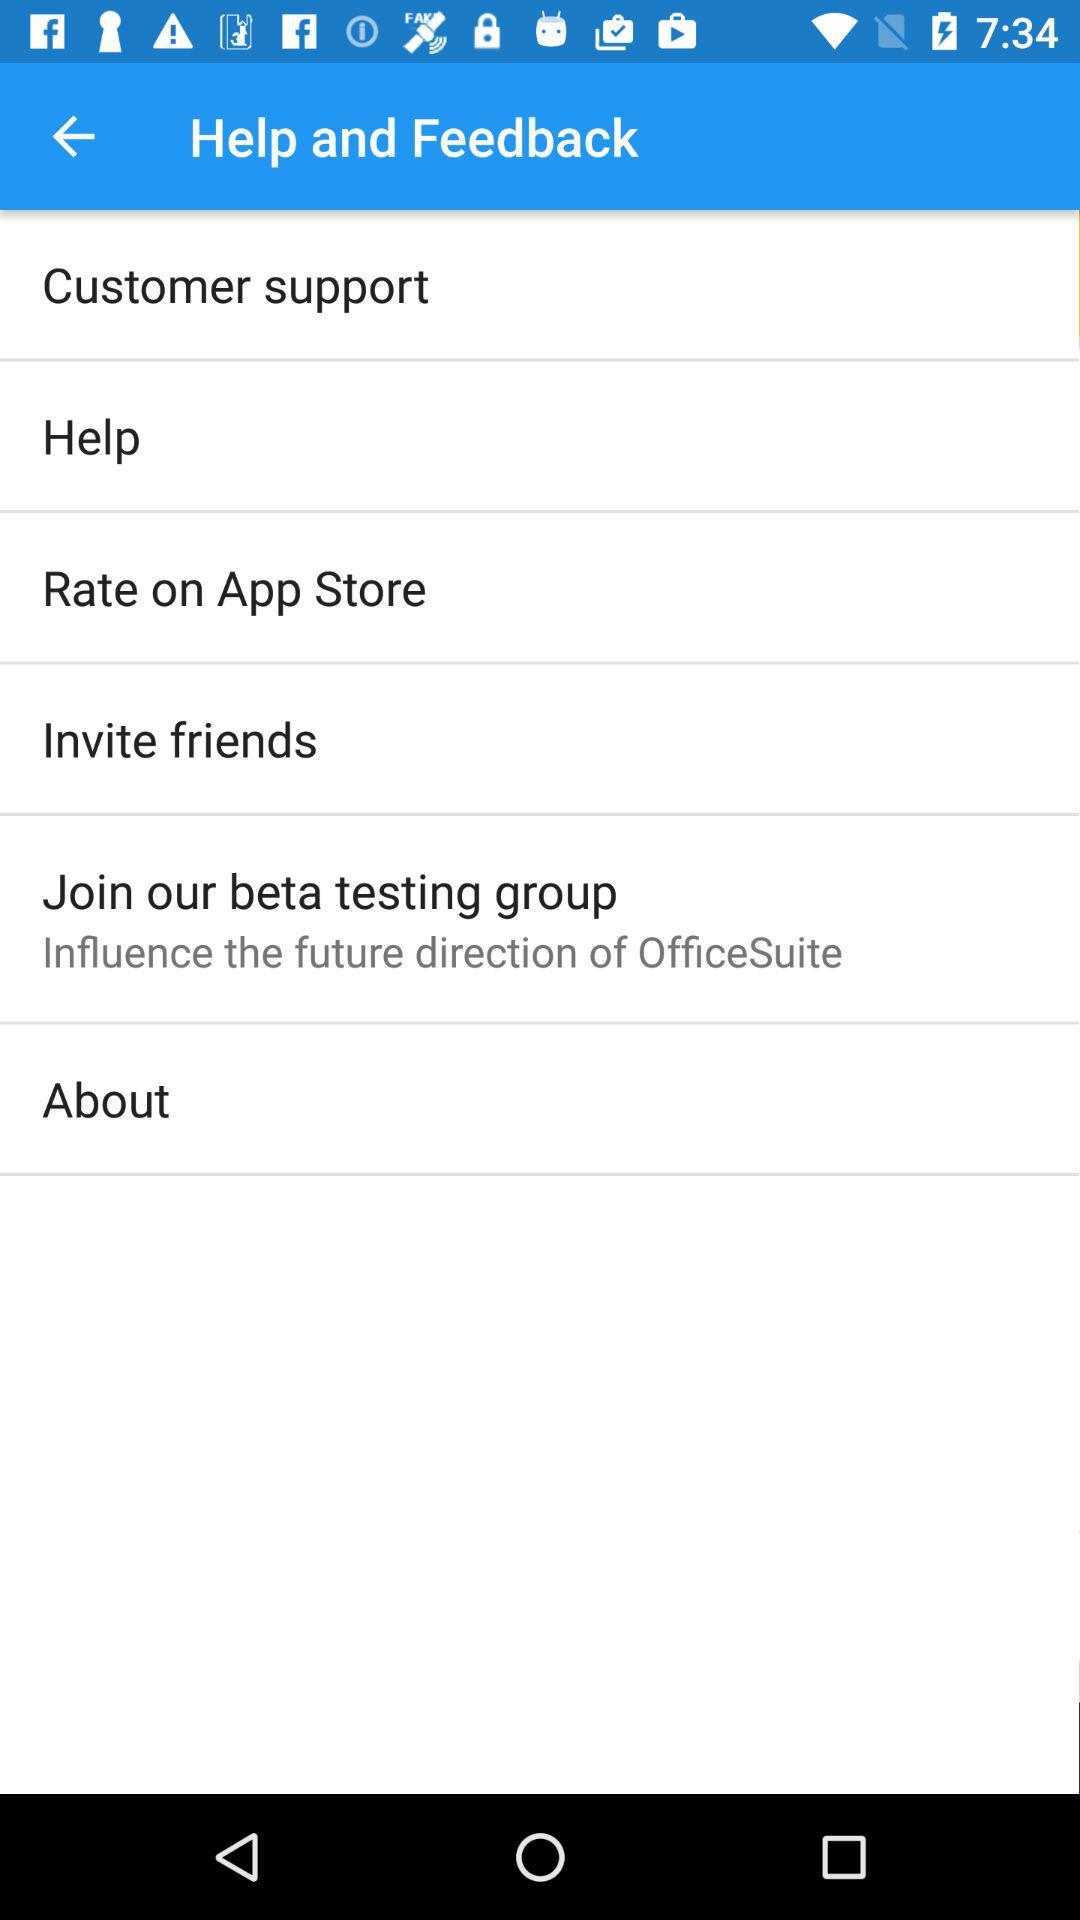 Image resolution: width=1080 pixels, height=1920 pixels. Describe the element at coordinates (72, 135) in the screenshot. I see `go back` at that location.